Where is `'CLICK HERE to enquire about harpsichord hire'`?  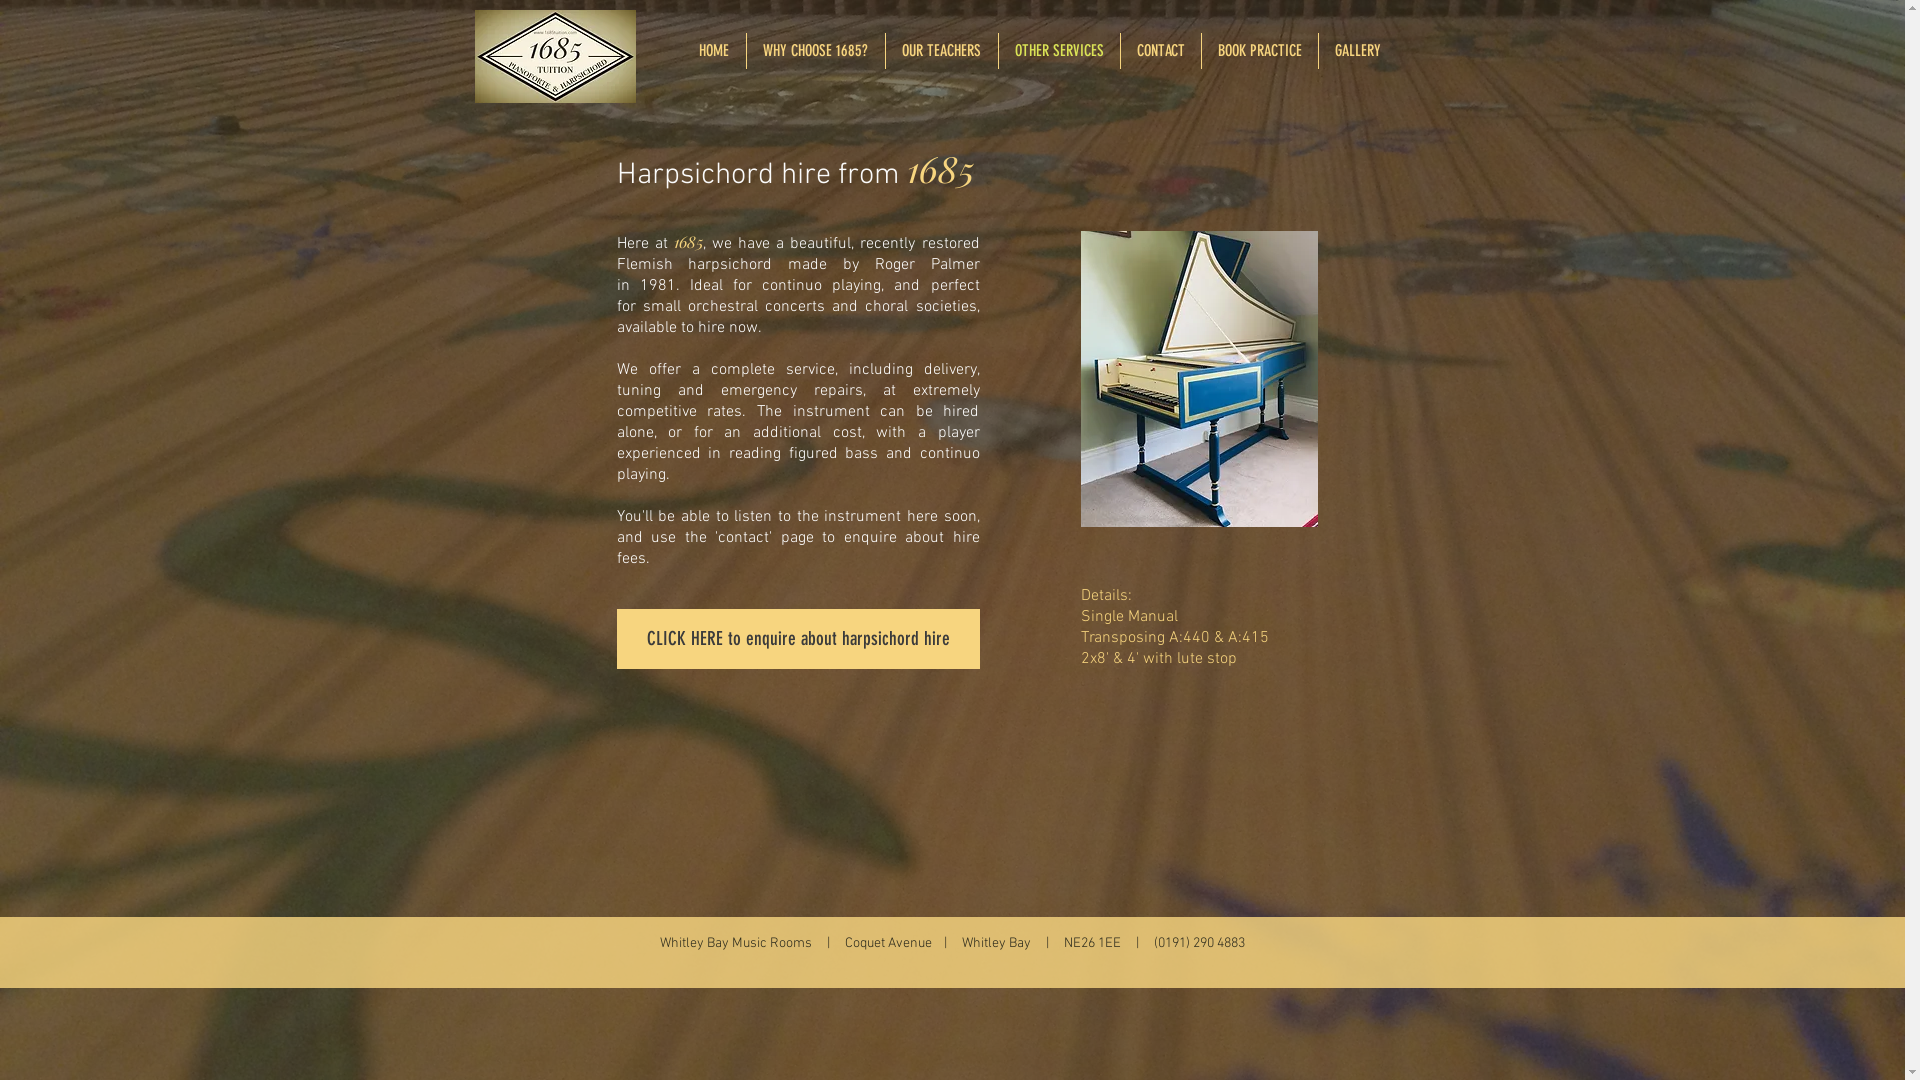 'CLICK HERE to enquire about harpsichord hire' is located at coordinates (796, 639).